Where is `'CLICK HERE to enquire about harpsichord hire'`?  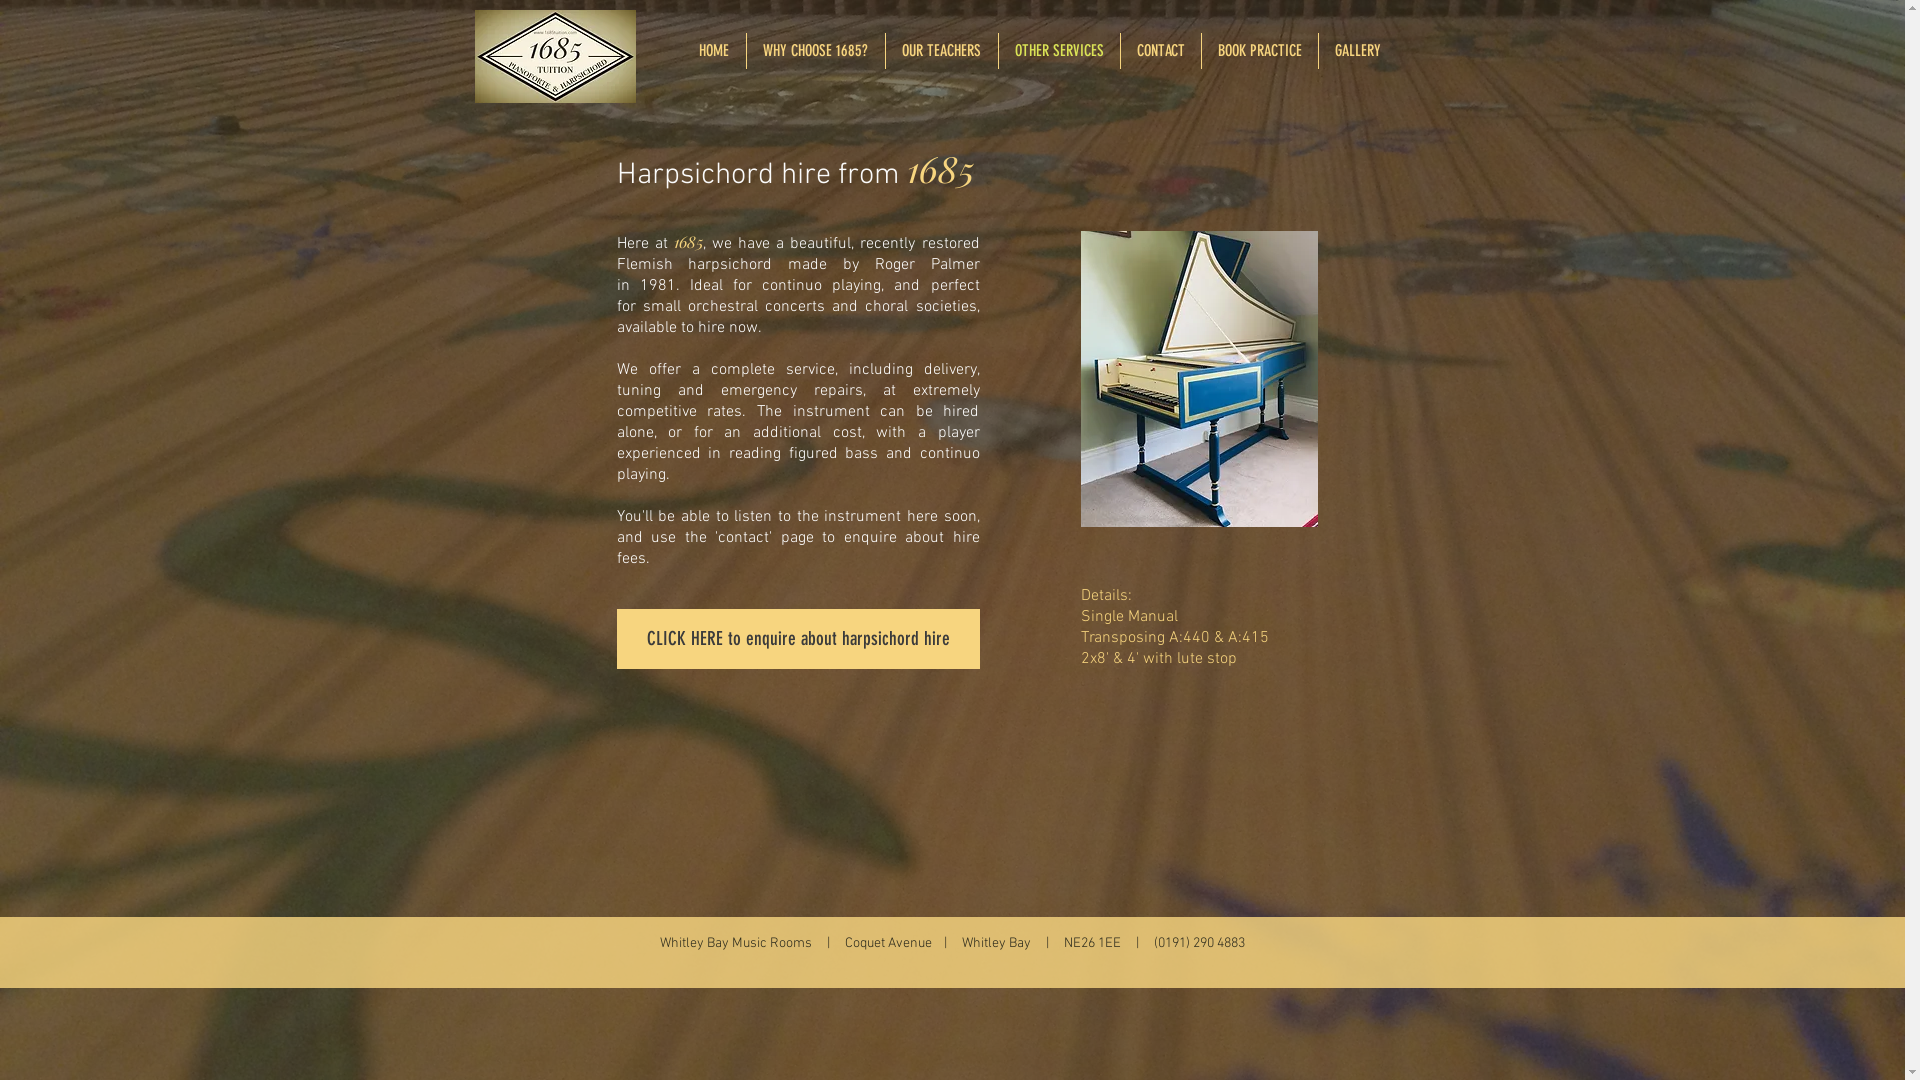 'CLICK HERE to enquire about harpsichord hire' is located at coordinates (796, 639).